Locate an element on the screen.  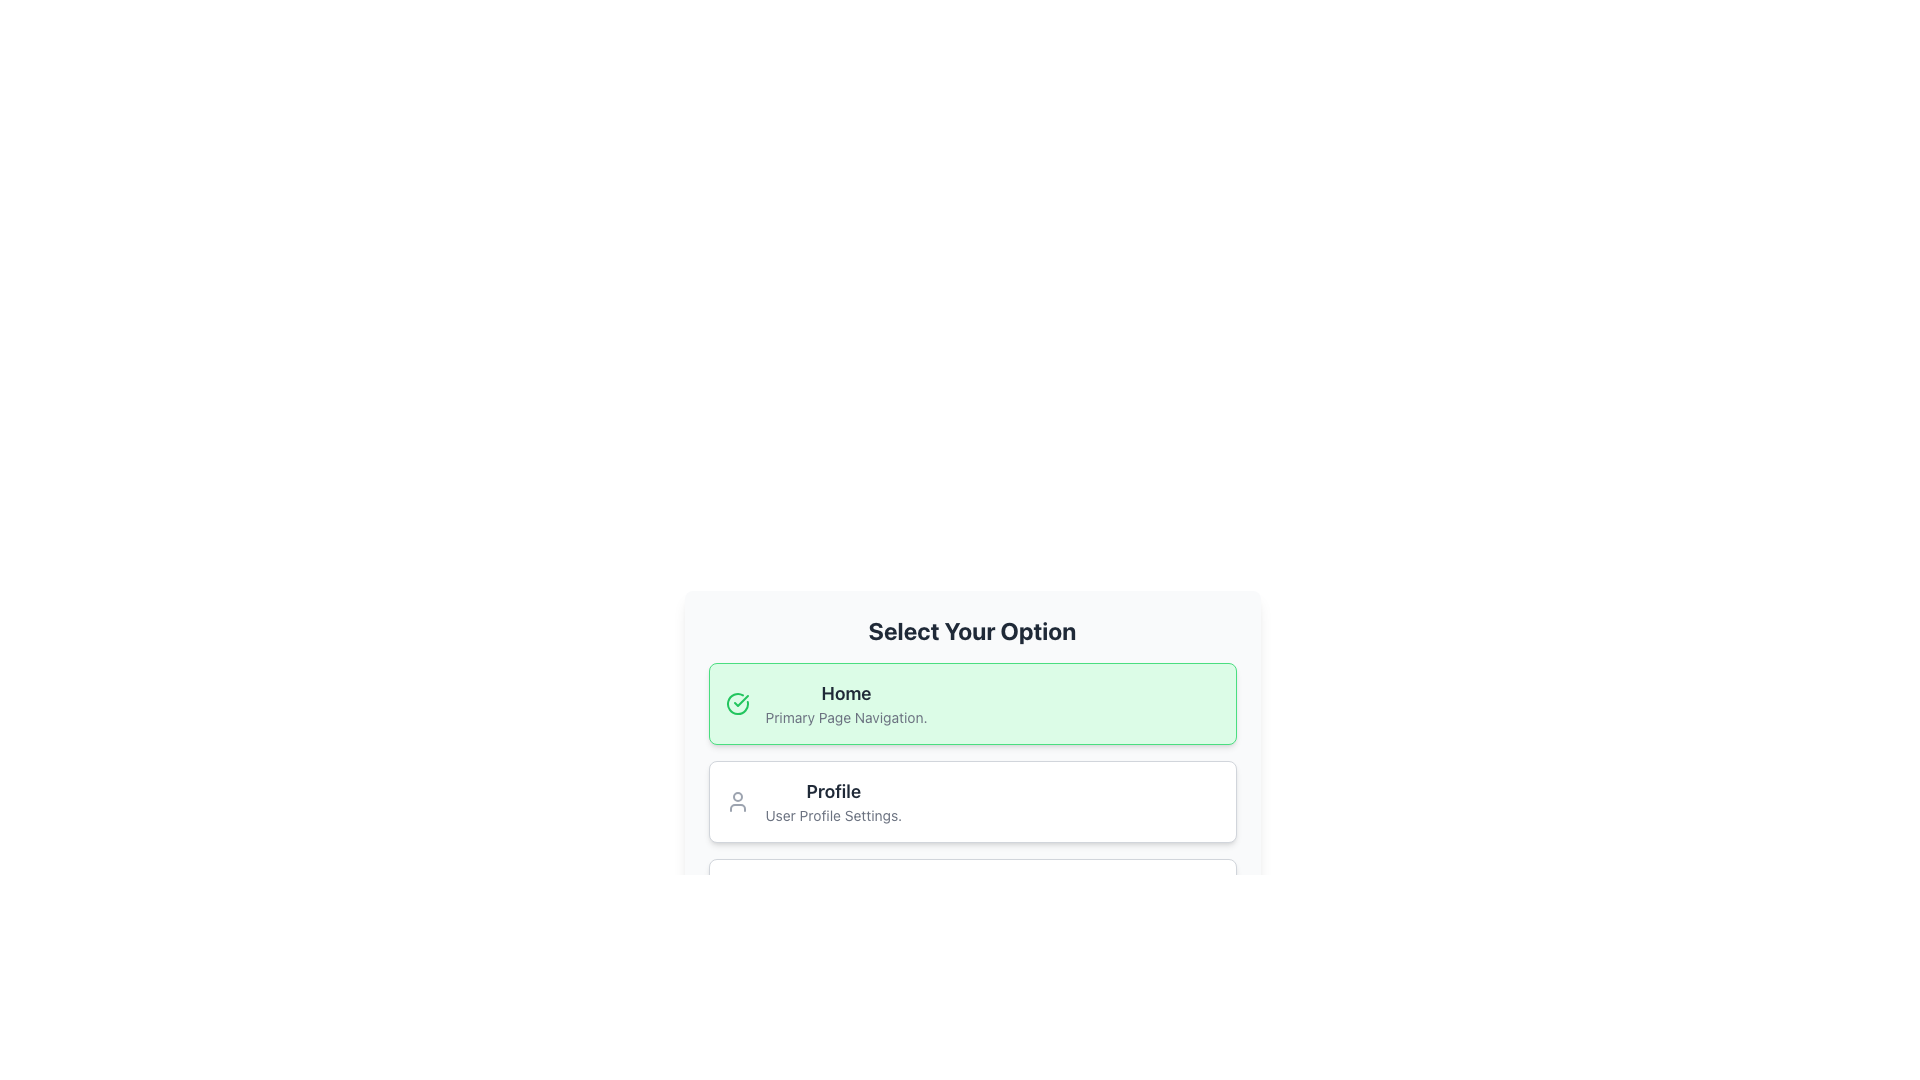
the 'Home' button is located at coordinates (972, 703).